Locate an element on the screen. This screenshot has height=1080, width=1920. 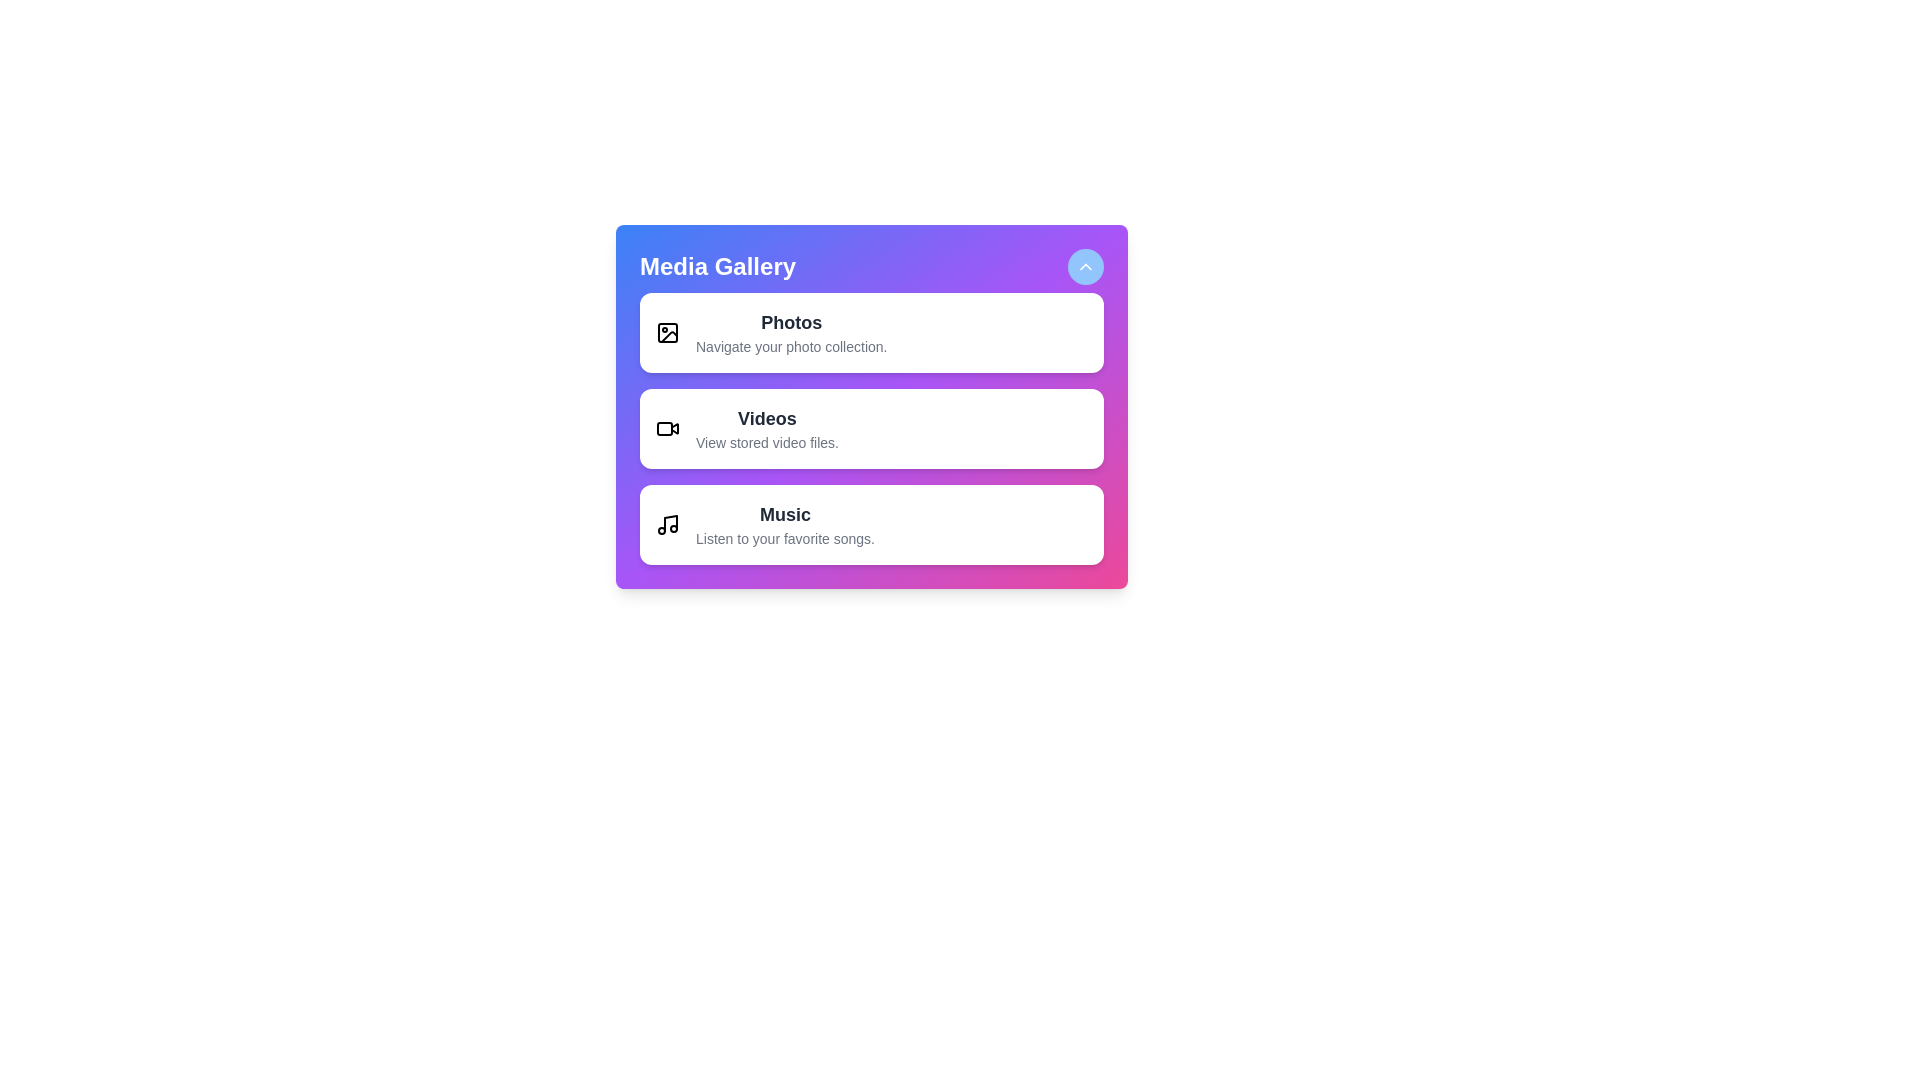
the media type Videos from the list is located at coordinates (872, 427).